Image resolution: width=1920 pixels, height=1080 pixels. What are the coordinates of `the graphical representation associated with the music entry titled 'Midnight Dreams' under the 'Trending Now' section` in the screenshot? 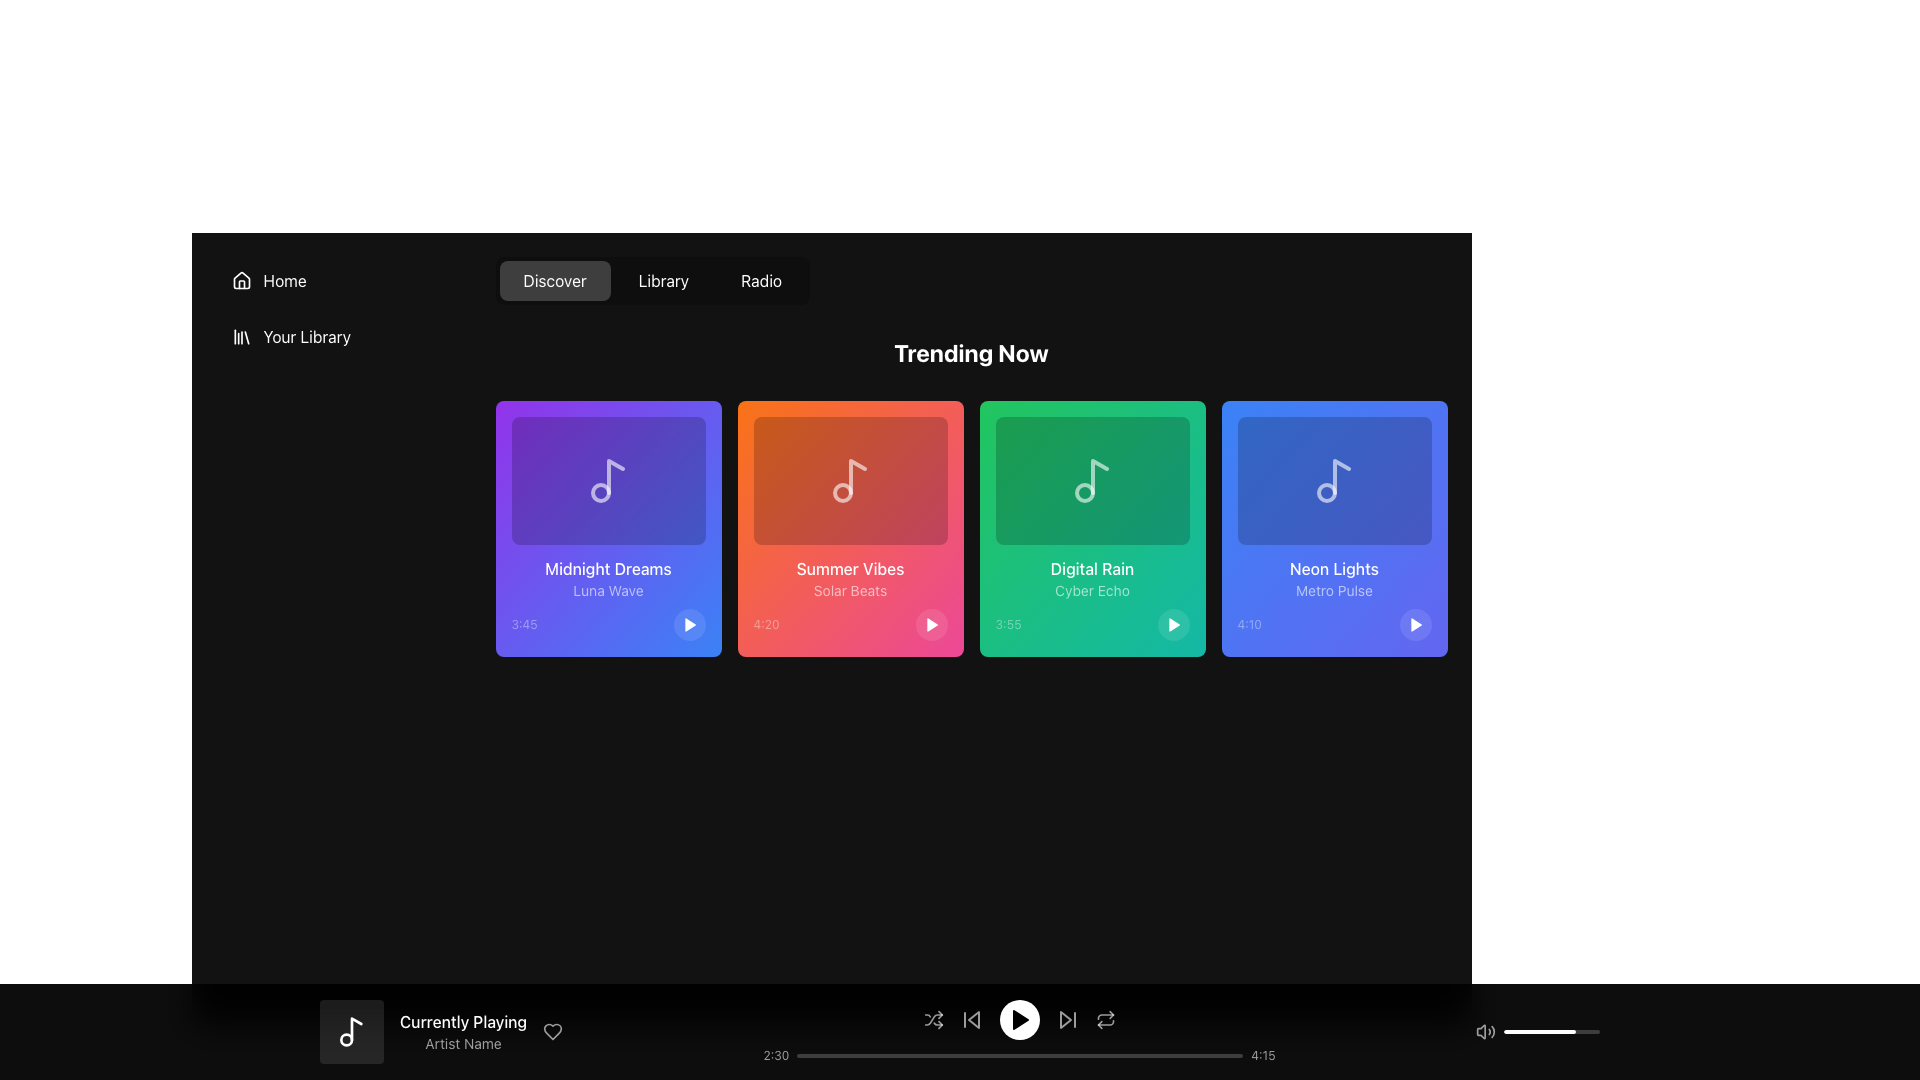 It's located at (607, 481).